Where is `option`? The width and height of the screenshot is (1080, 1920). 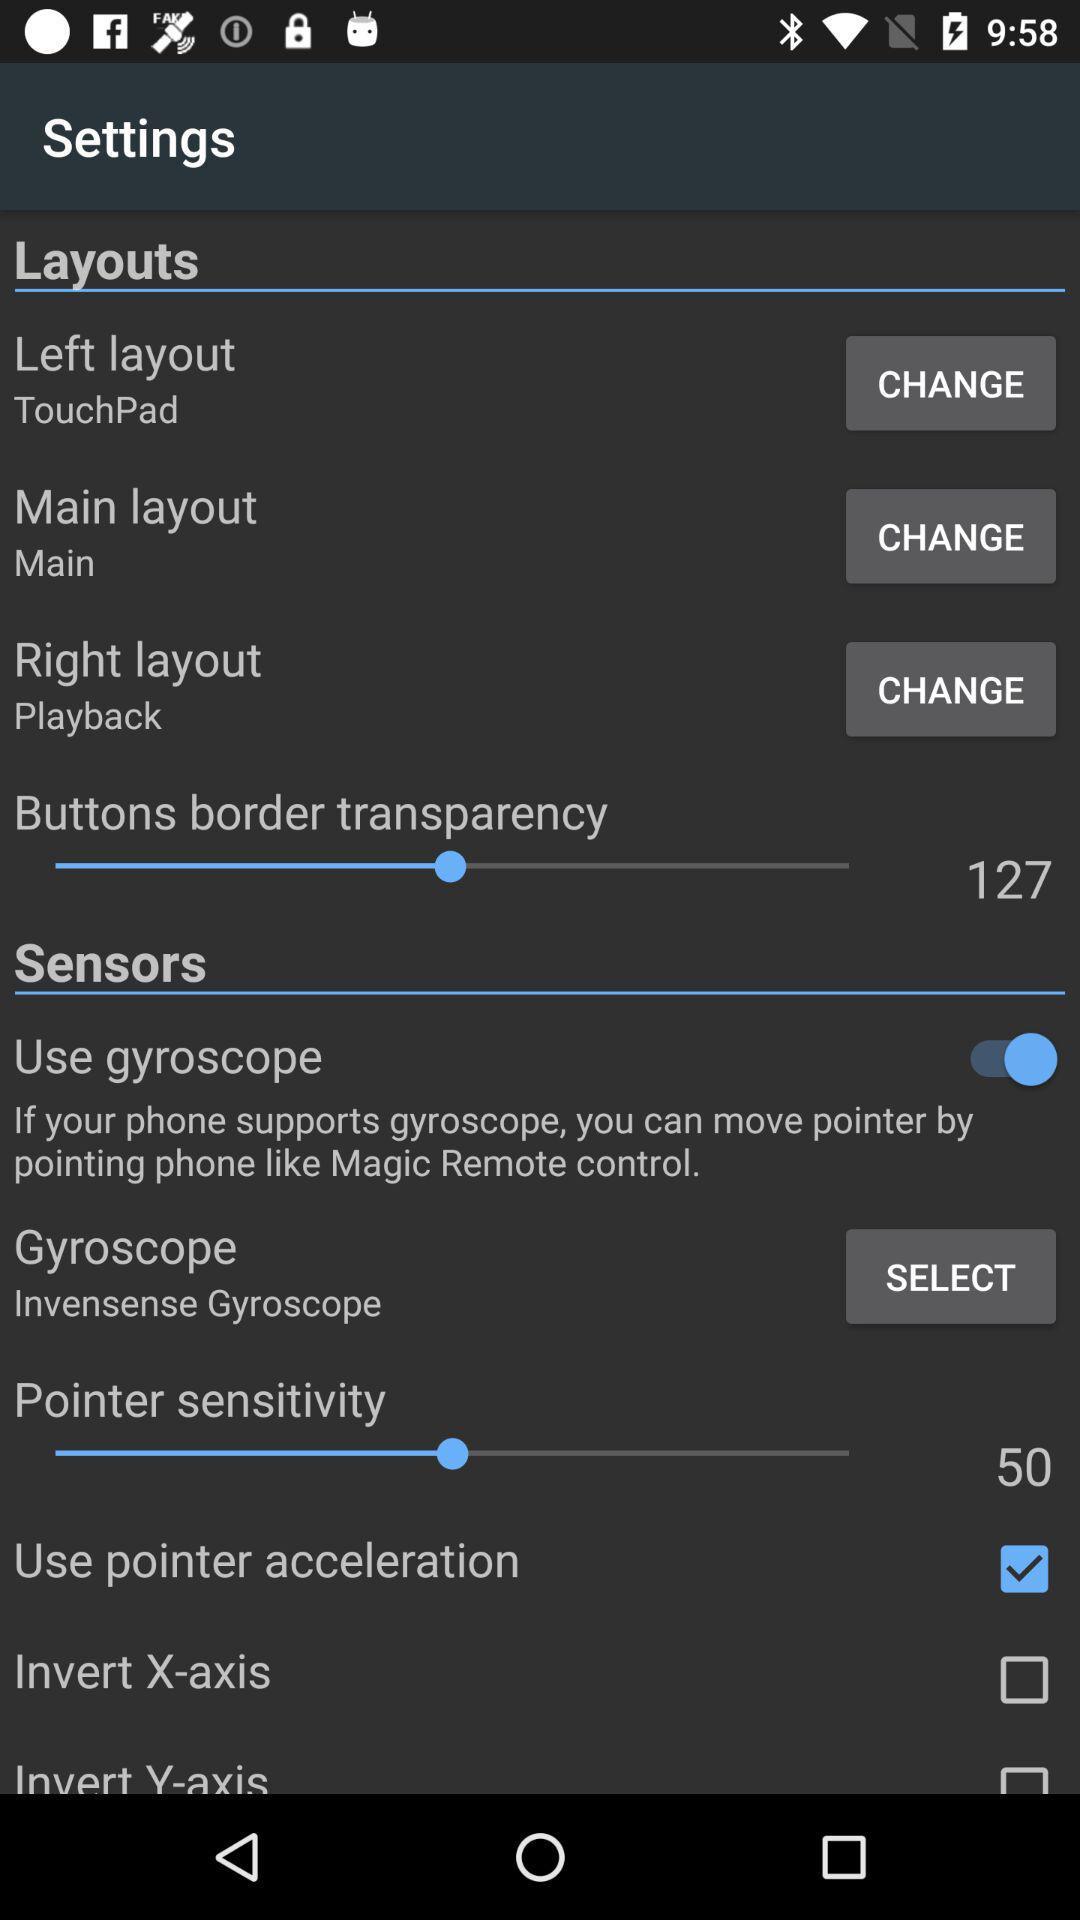
option is located at coordinates (1024, 1771).